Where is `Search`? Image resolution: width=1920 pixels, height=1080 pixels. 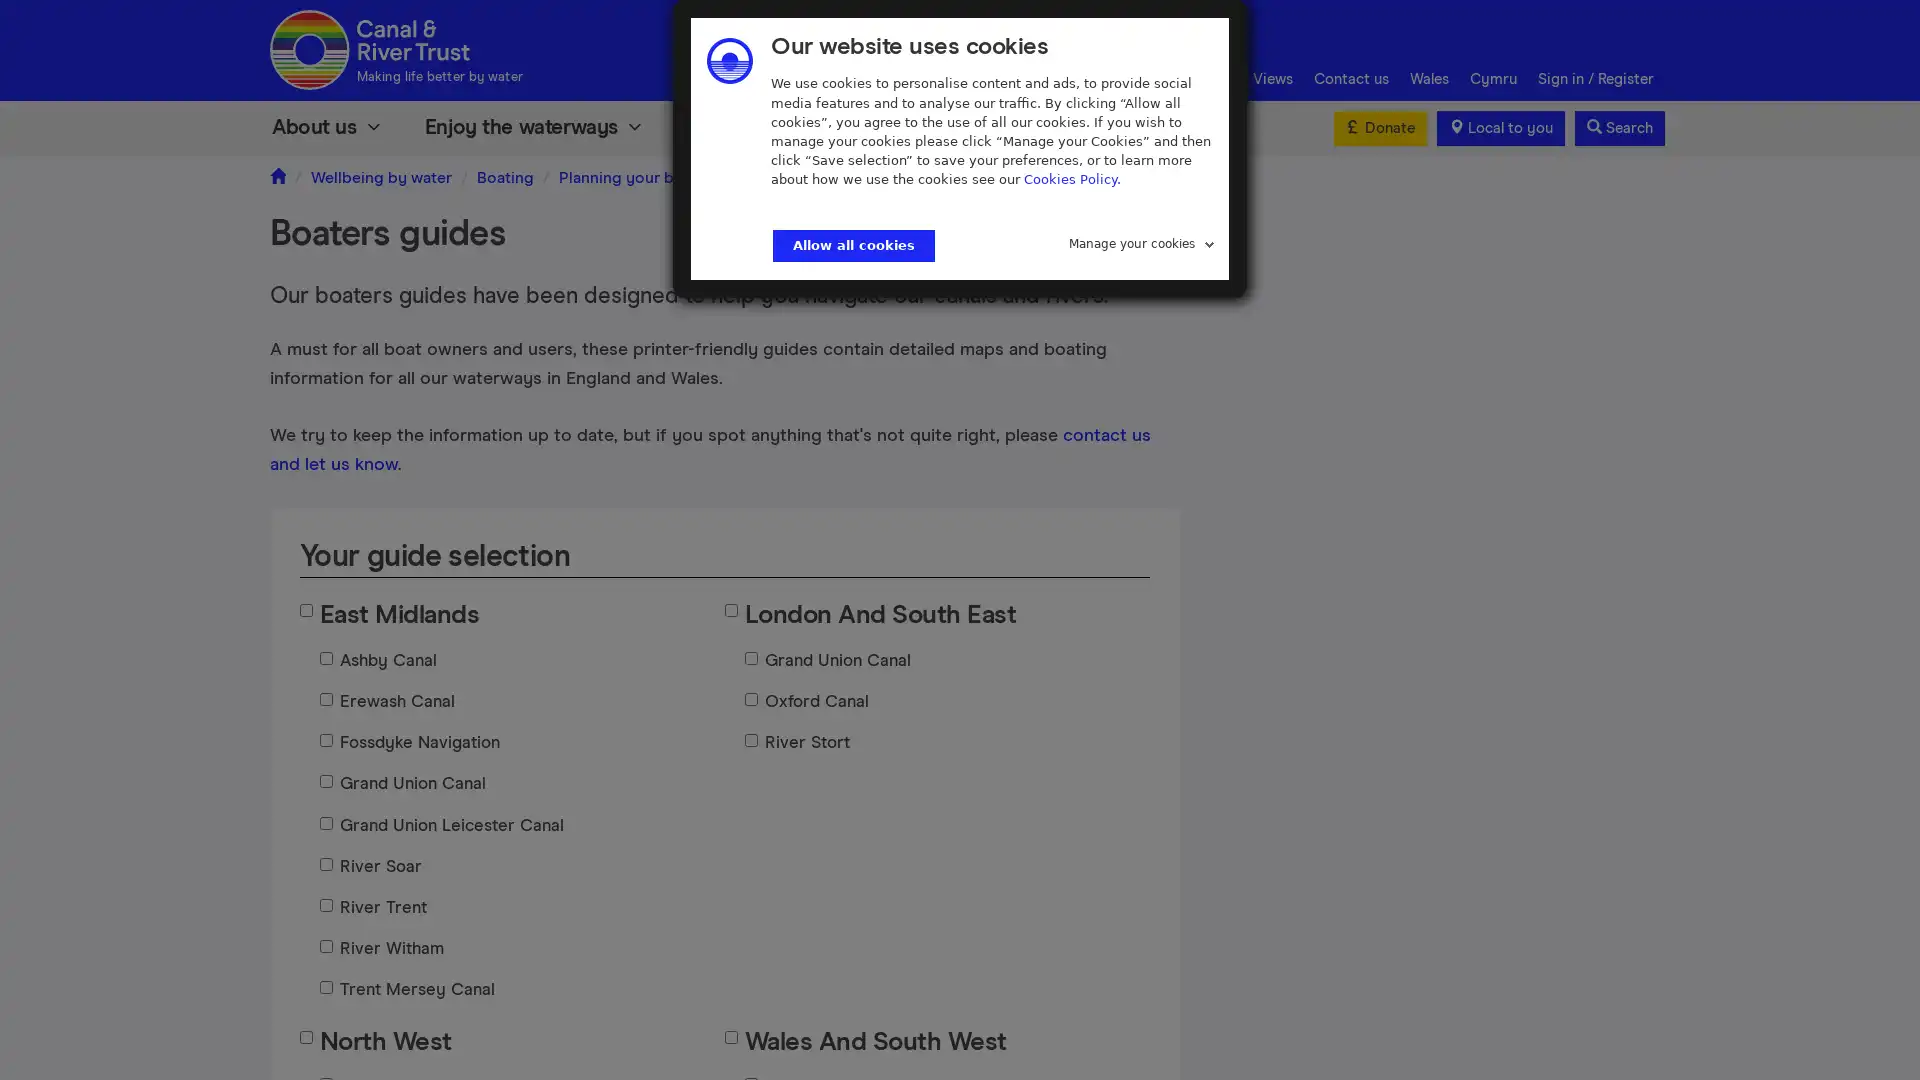
Search is located at coordinates (1620, 127).